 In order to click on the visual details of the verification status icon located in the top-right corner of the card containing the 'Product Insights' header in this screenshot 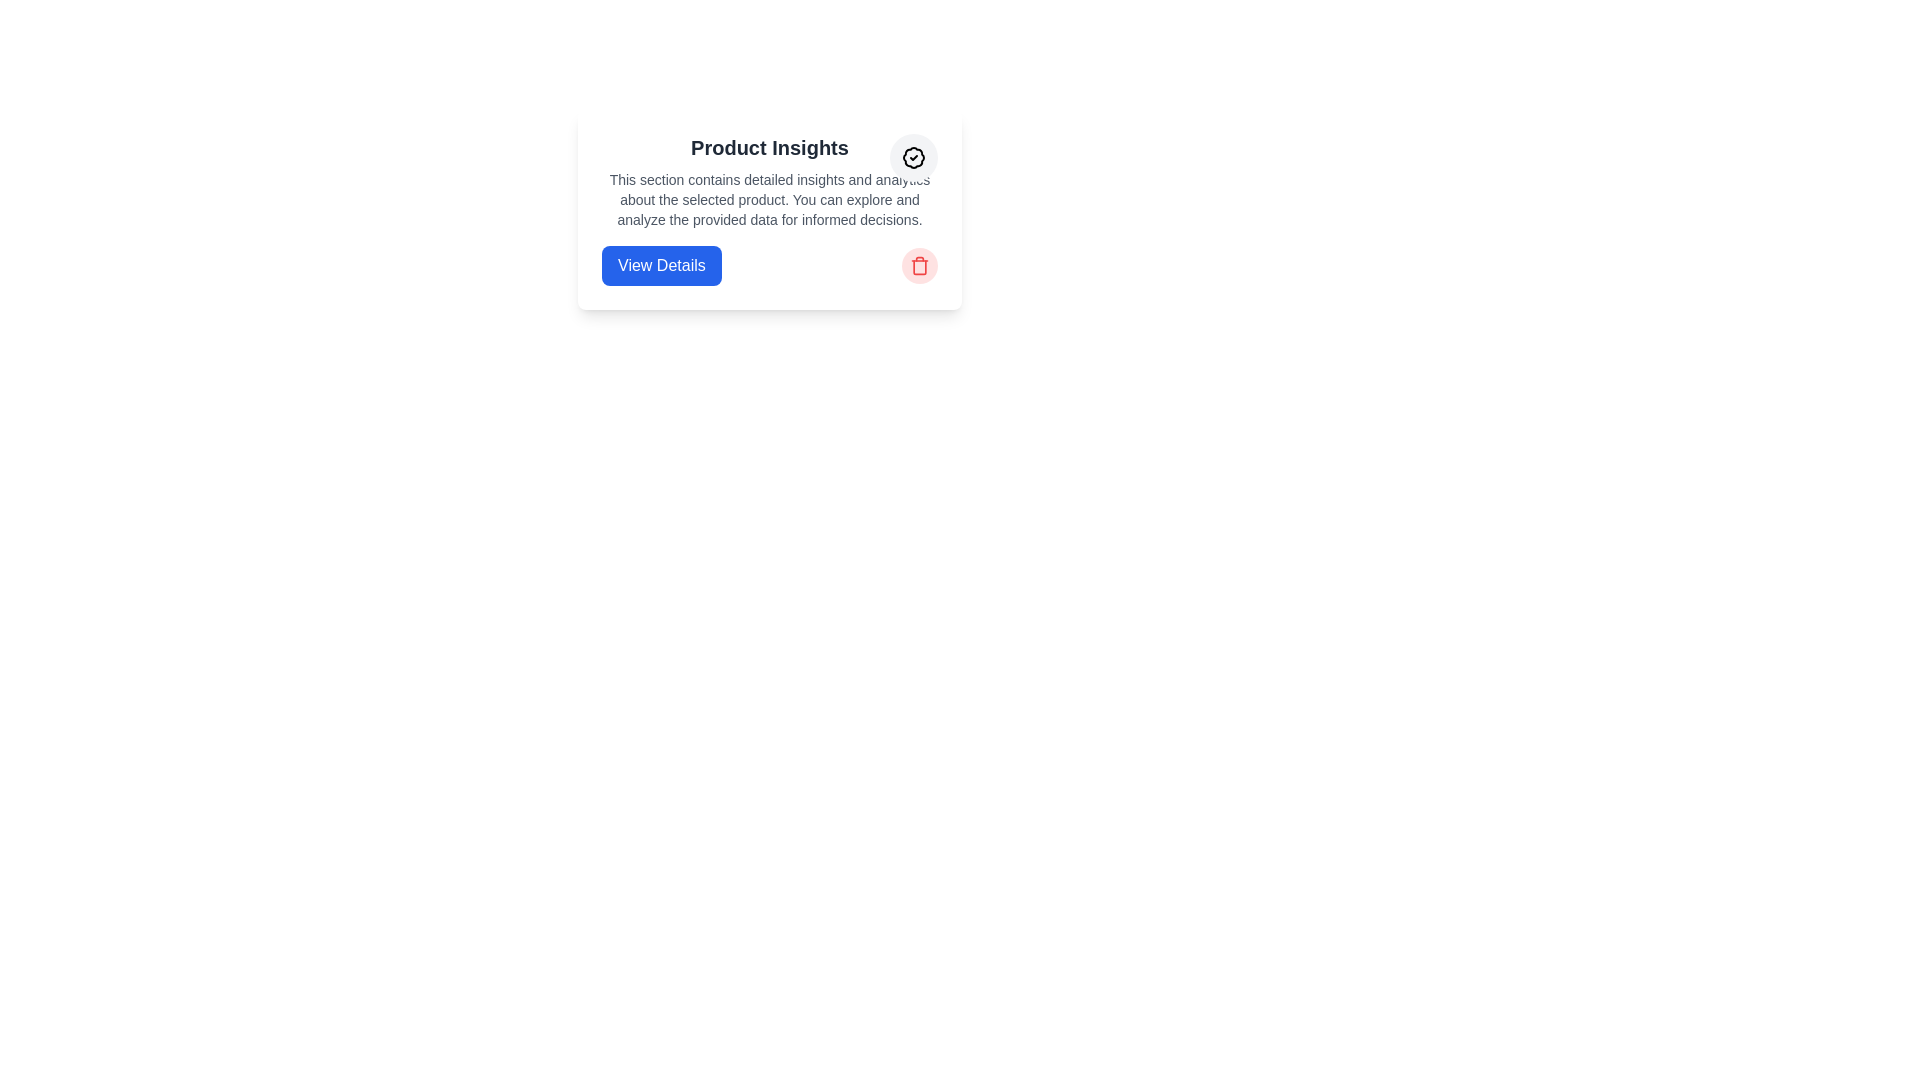, I will do `click(912, 157)`.